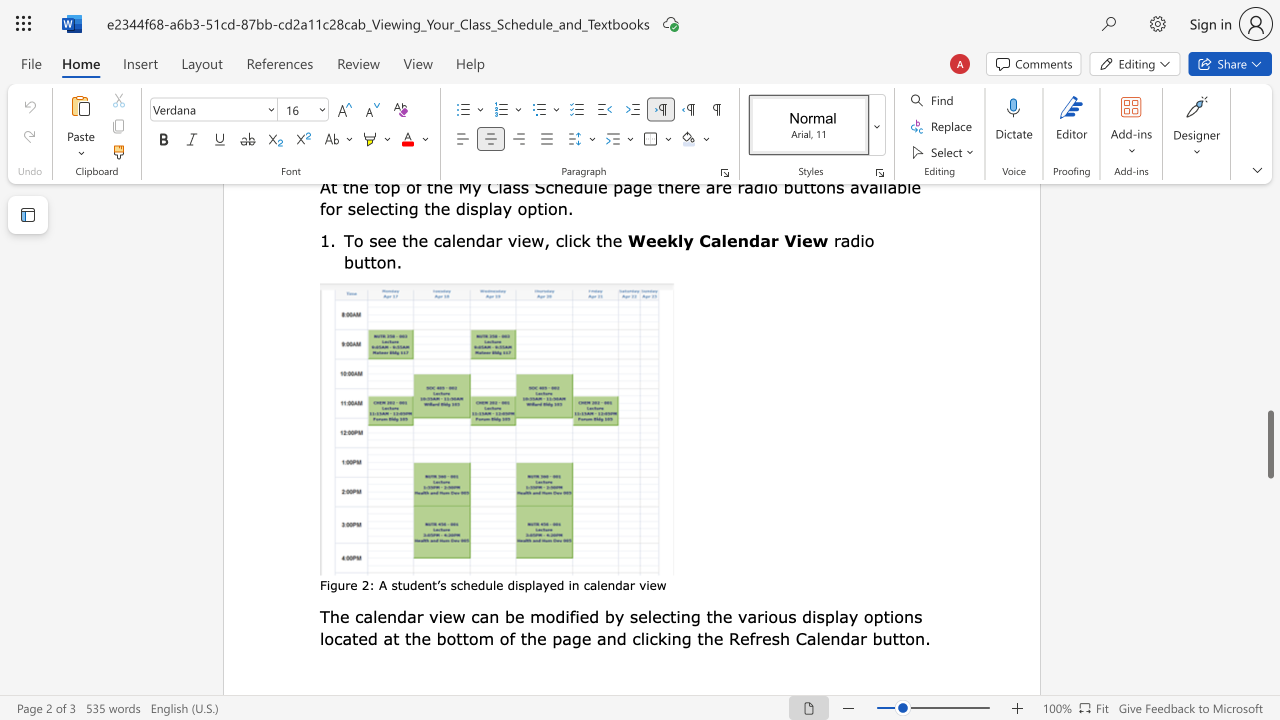  Describe the element at coordinates (1269, 220) in the screenshot. I see `the scrollbar on the right to shift the page higher` at that location.